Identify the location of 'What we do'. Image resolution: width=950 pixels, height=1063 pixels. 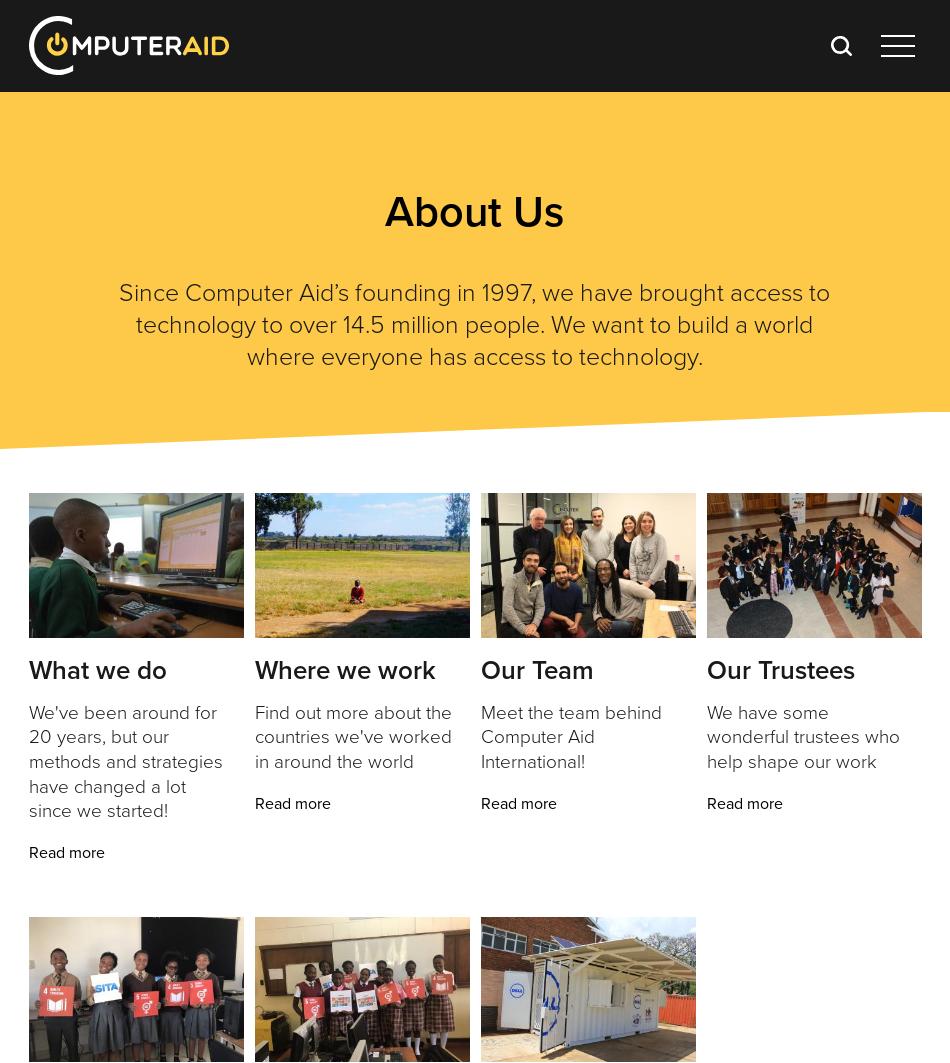
(96, 668).